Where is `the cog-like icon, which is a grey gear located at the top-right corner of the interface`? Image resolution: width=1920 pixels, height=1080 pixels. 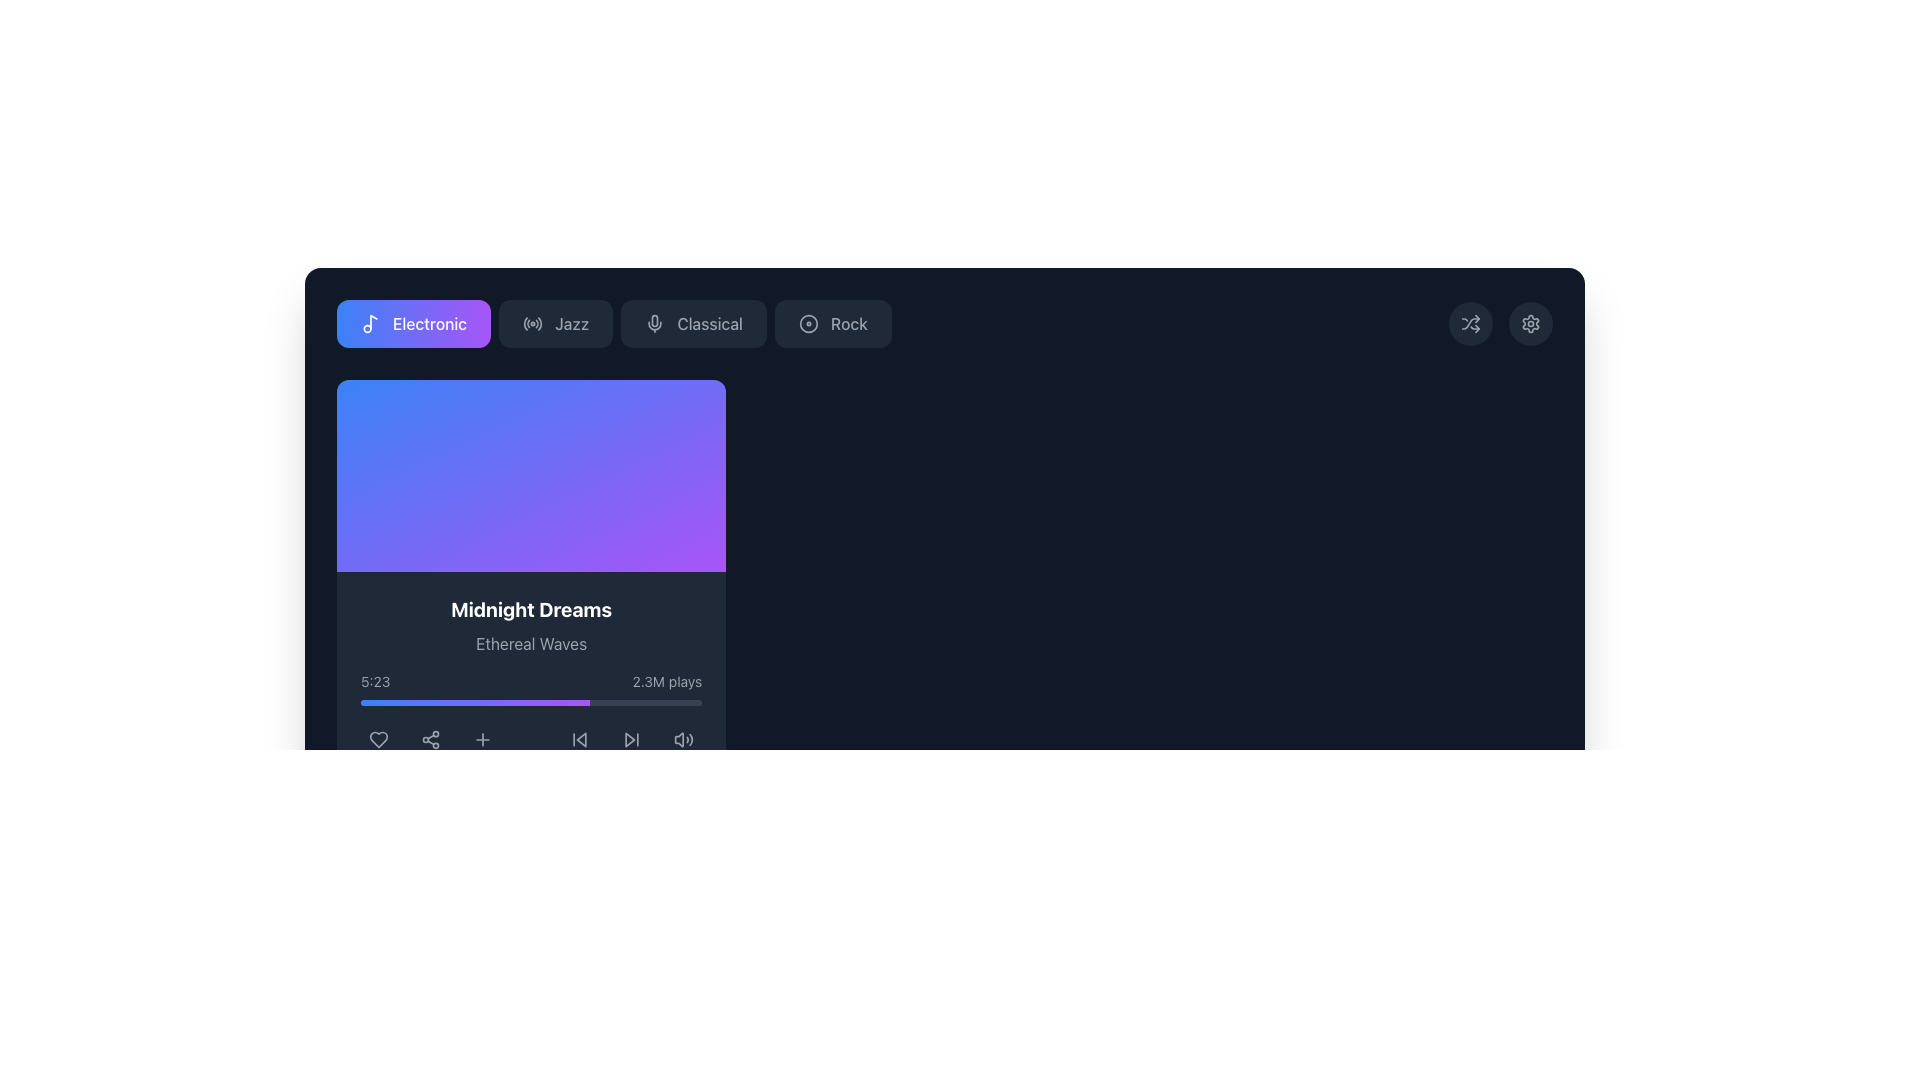 the cog-like icon, which is a grey gear located at the top-right corner of the interface is located at coordinates (1530, 323).